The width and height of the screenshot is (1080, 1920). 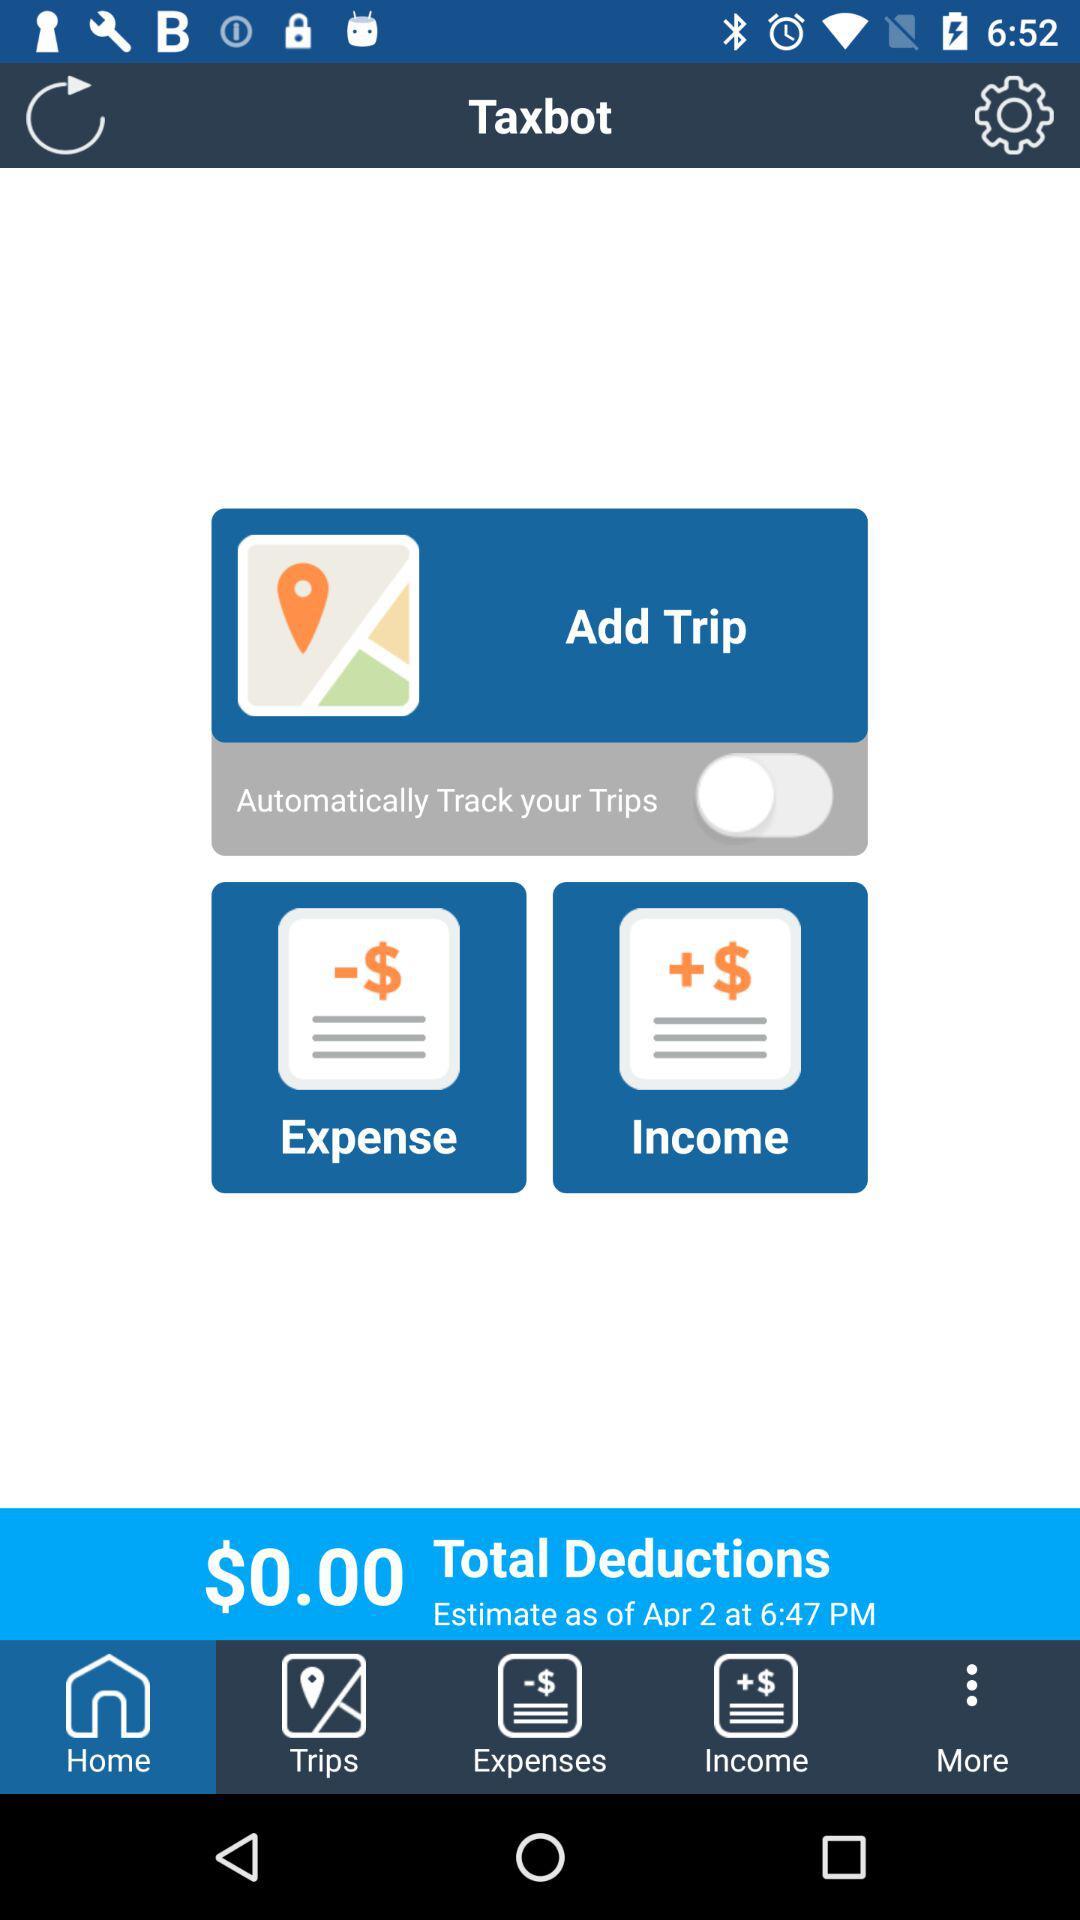 I want to click on icon next to automatically track your, so click(x=763, y=798).